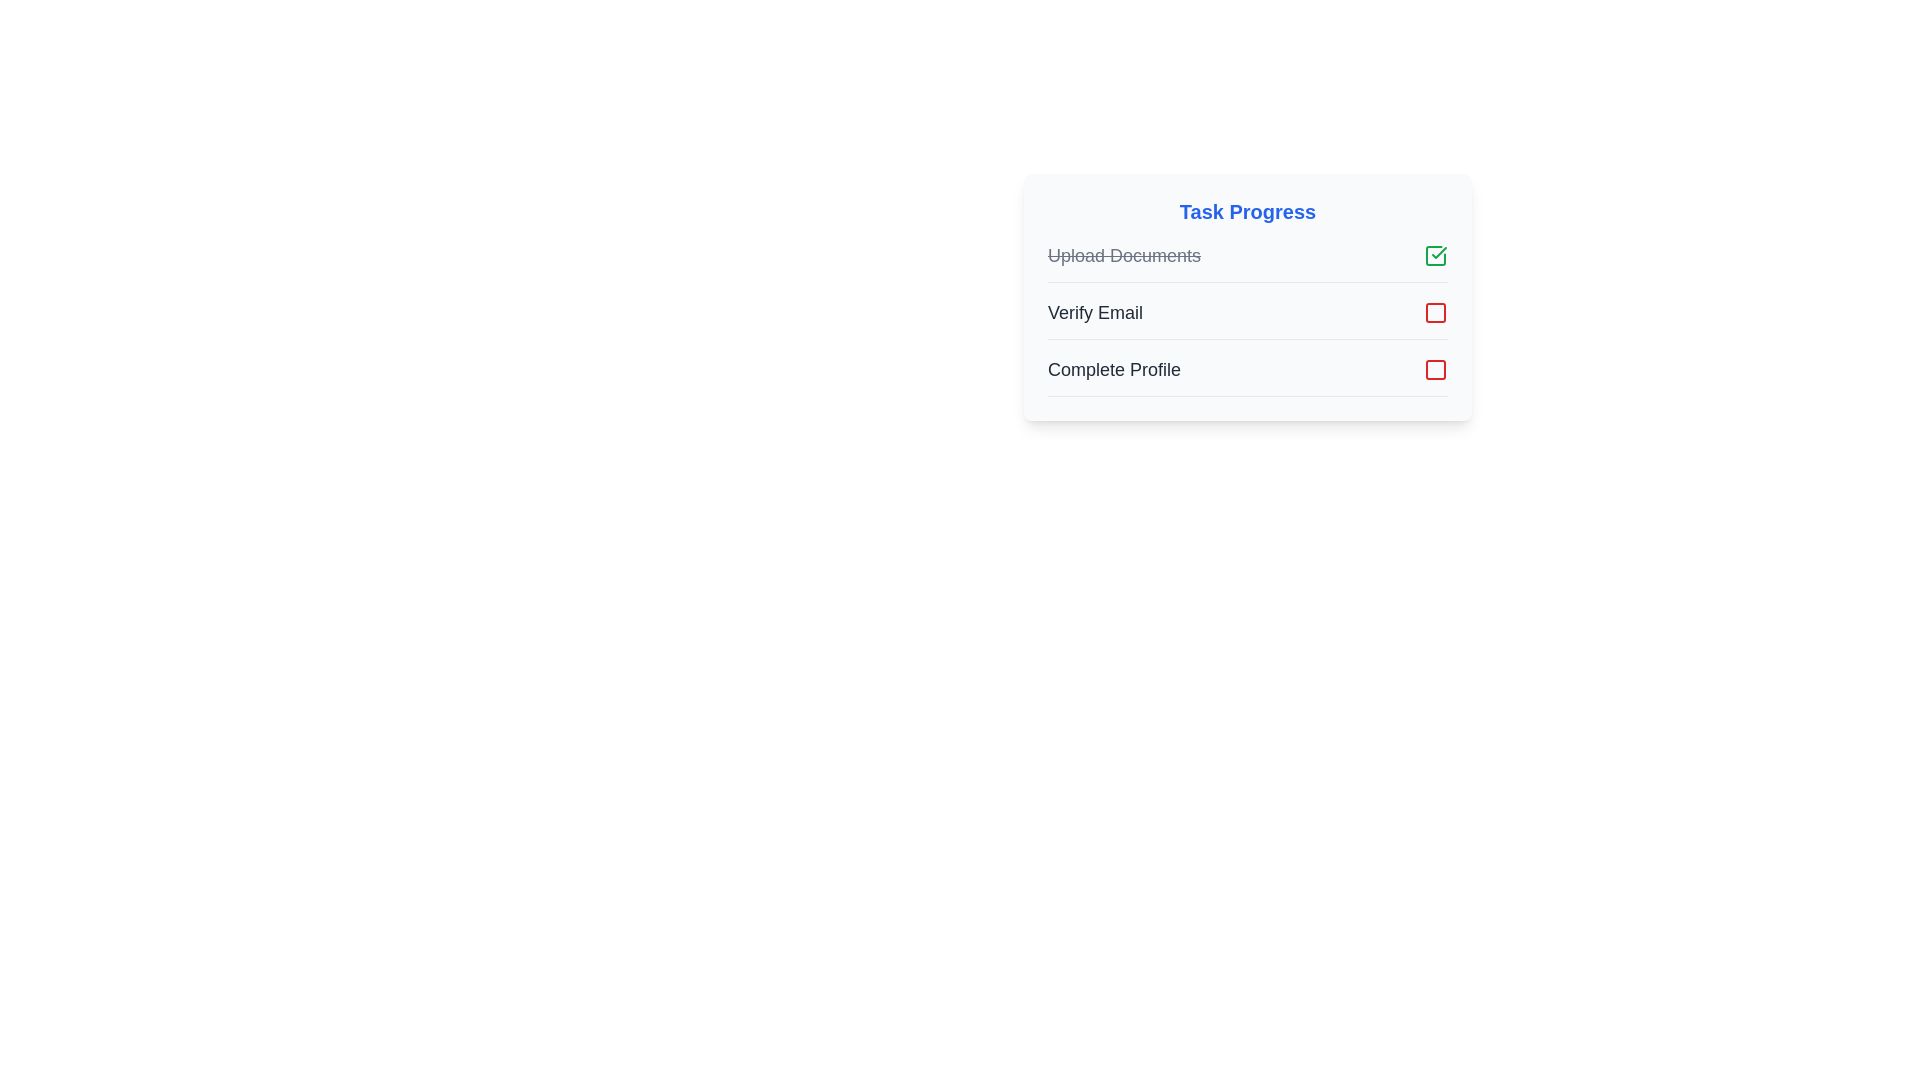 The height and width of the screenshot is (1080, 1920). Describe the element at coordinates (1434, 254) in the screenshot. I see `the green checkbox icon with a white checkmark located adjacent to the 'Upload Documents' text` at that location.